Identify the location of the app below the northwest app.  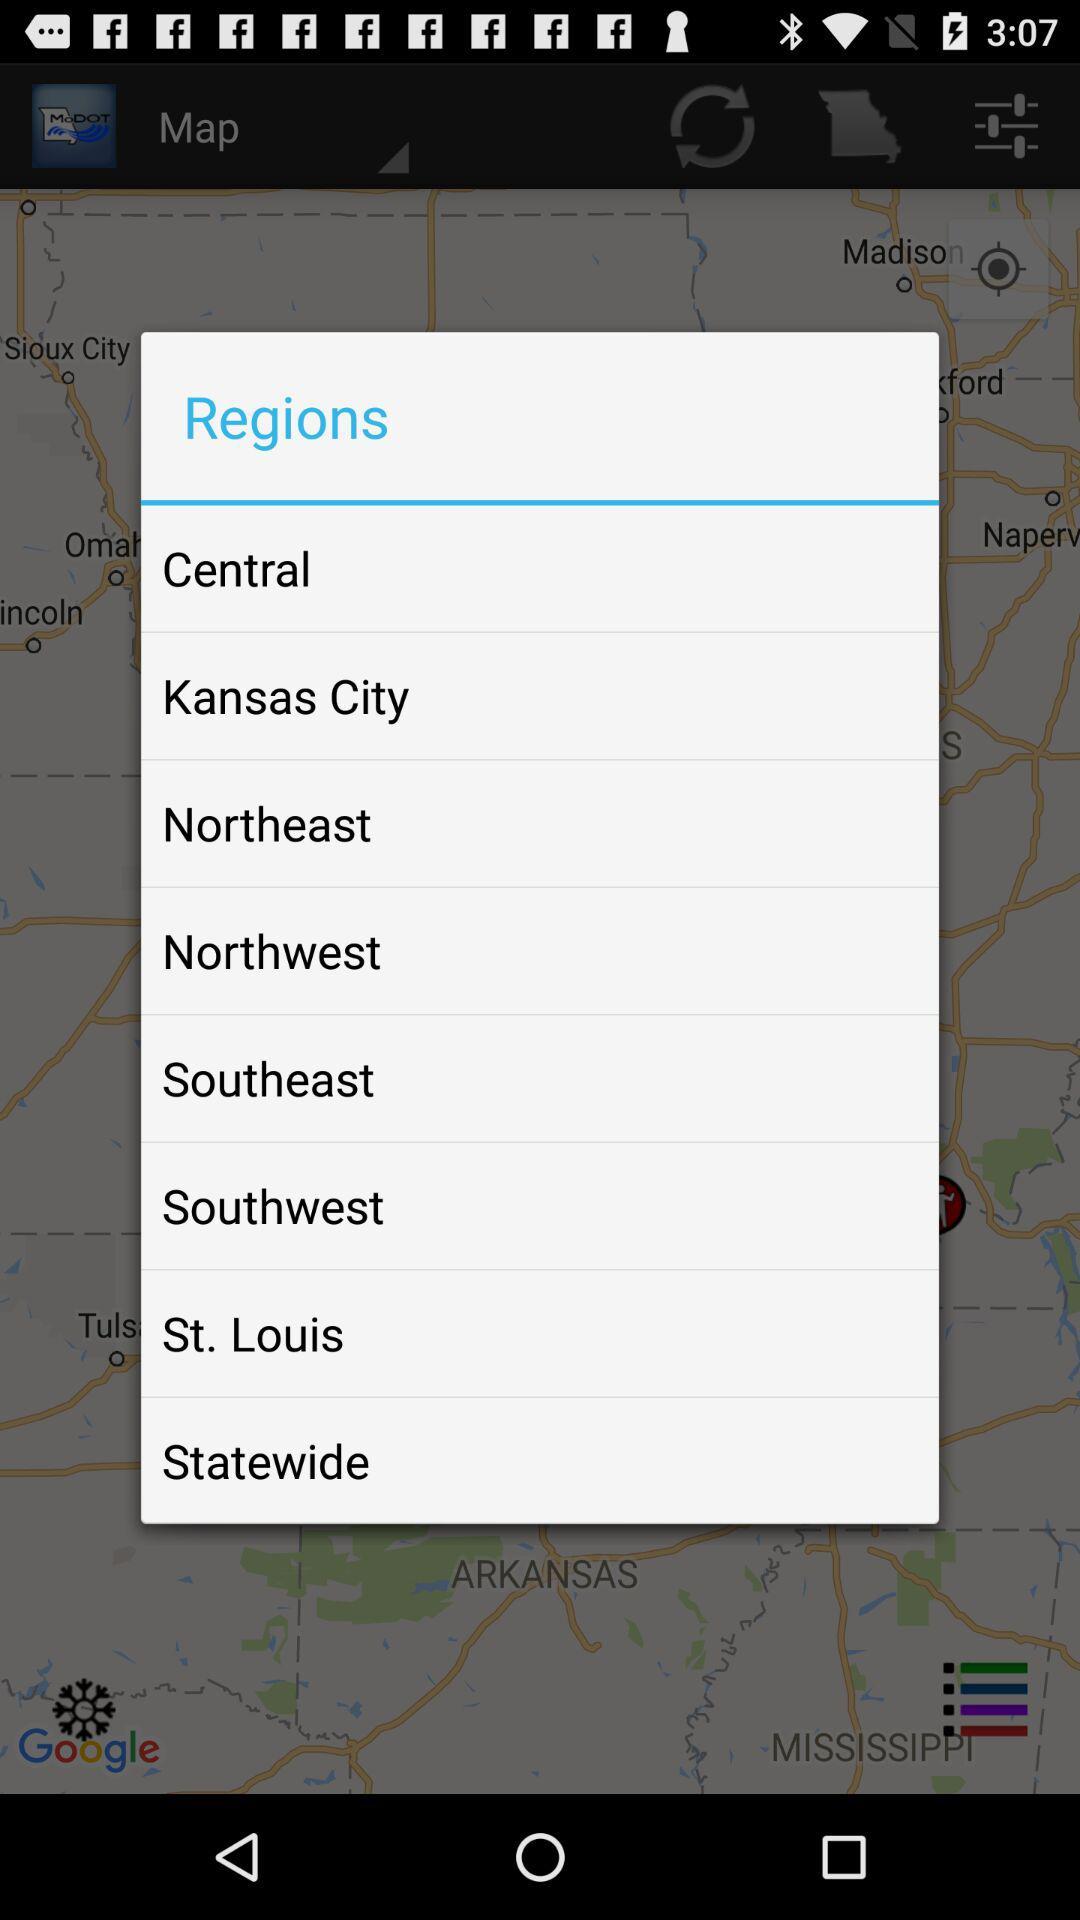
(267, 1077).